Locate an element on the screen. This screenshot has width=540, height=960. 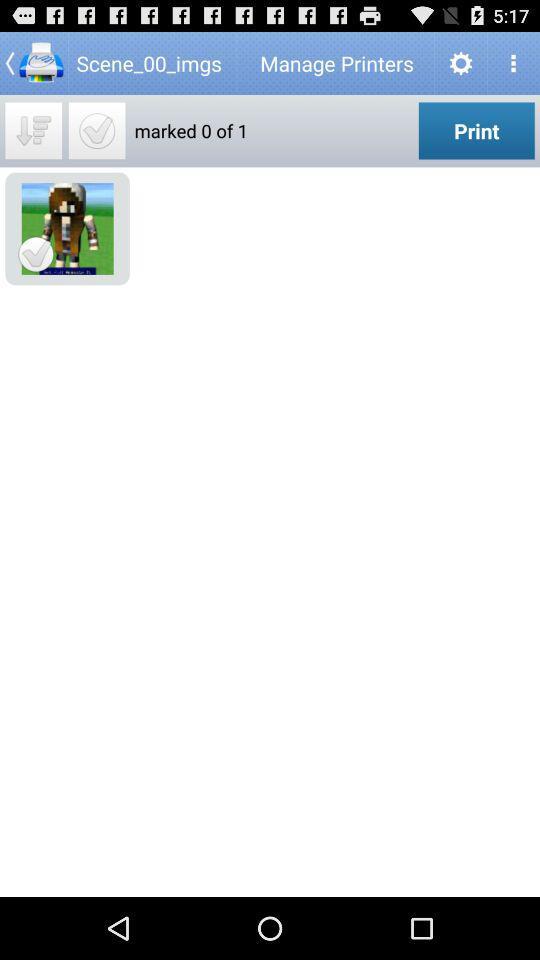
the app next to the marked 0 of icon is located at coordinates (475, 129).